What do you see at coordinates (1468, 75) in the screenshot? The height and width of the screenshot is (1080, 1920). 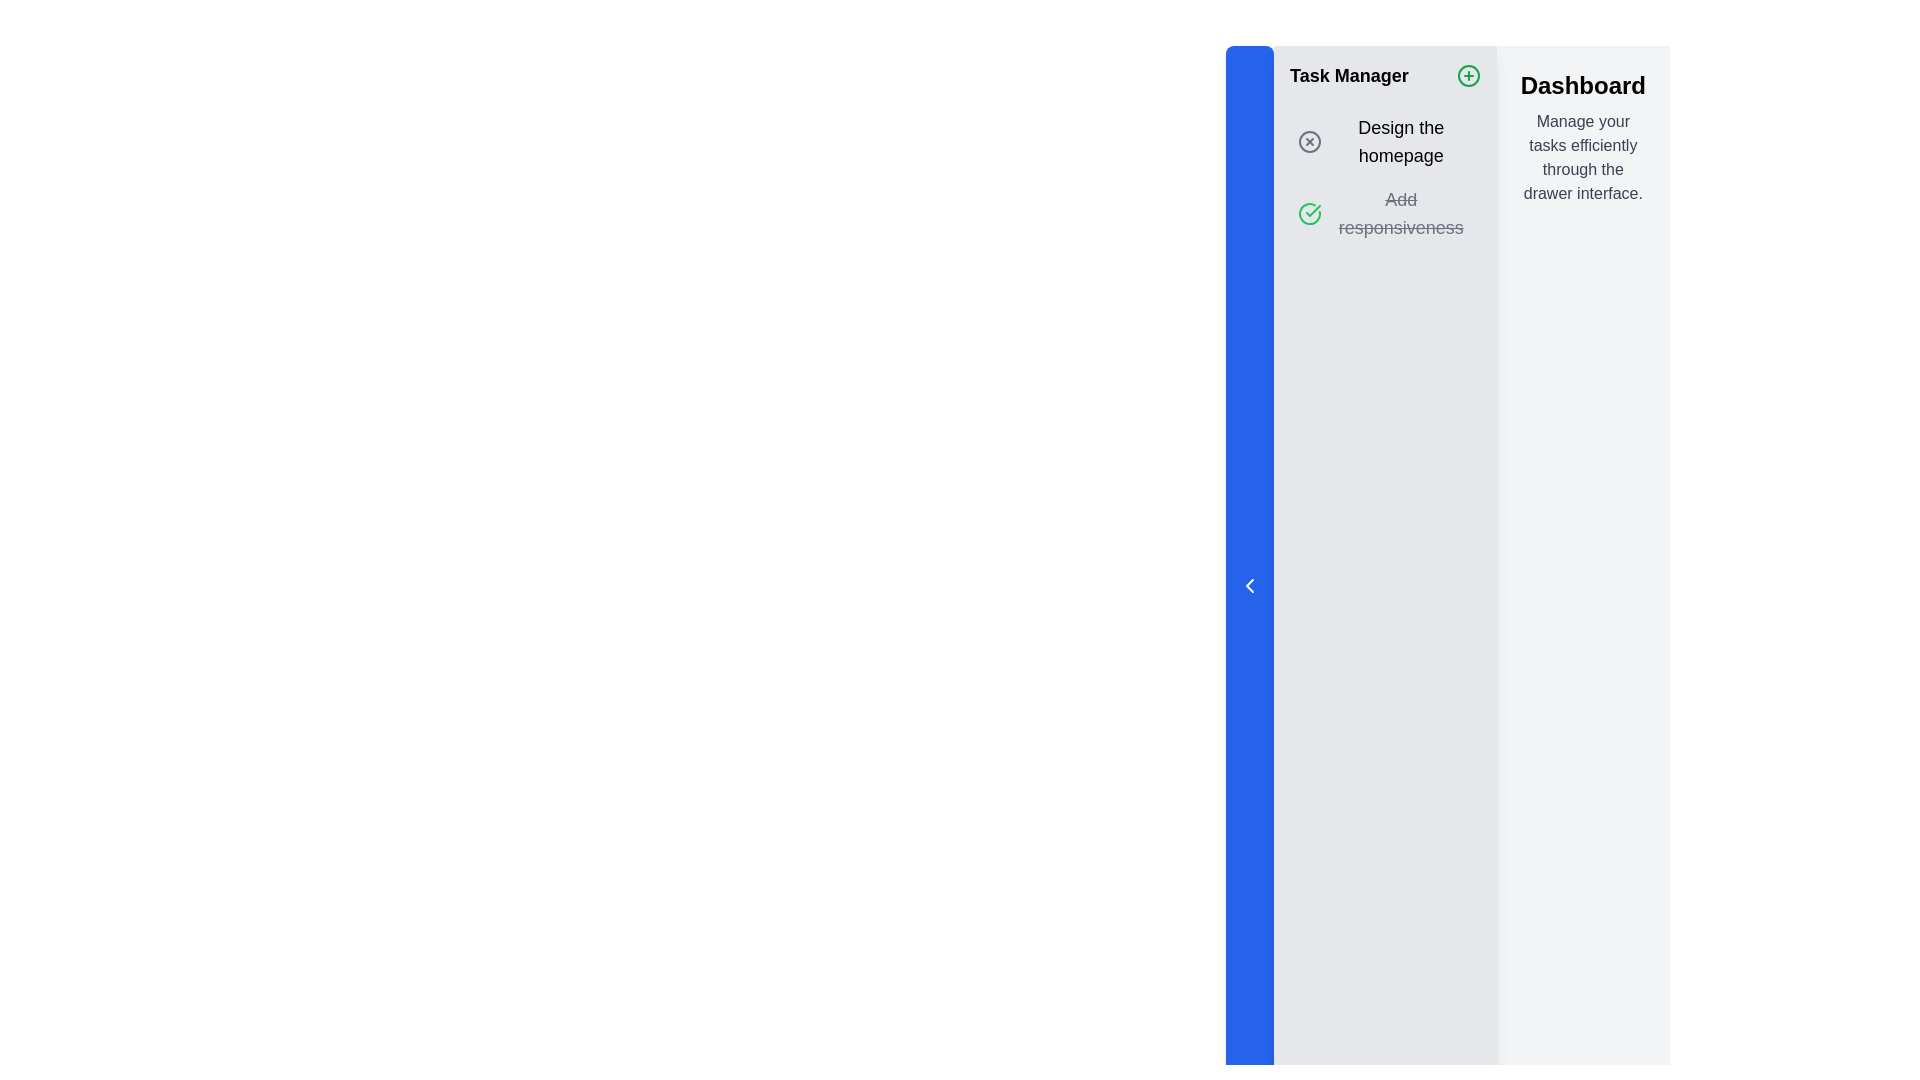 I see `the interactive button located in the right section of the header bar titled 'Task Manager'` at bounding box center [1468, 75].